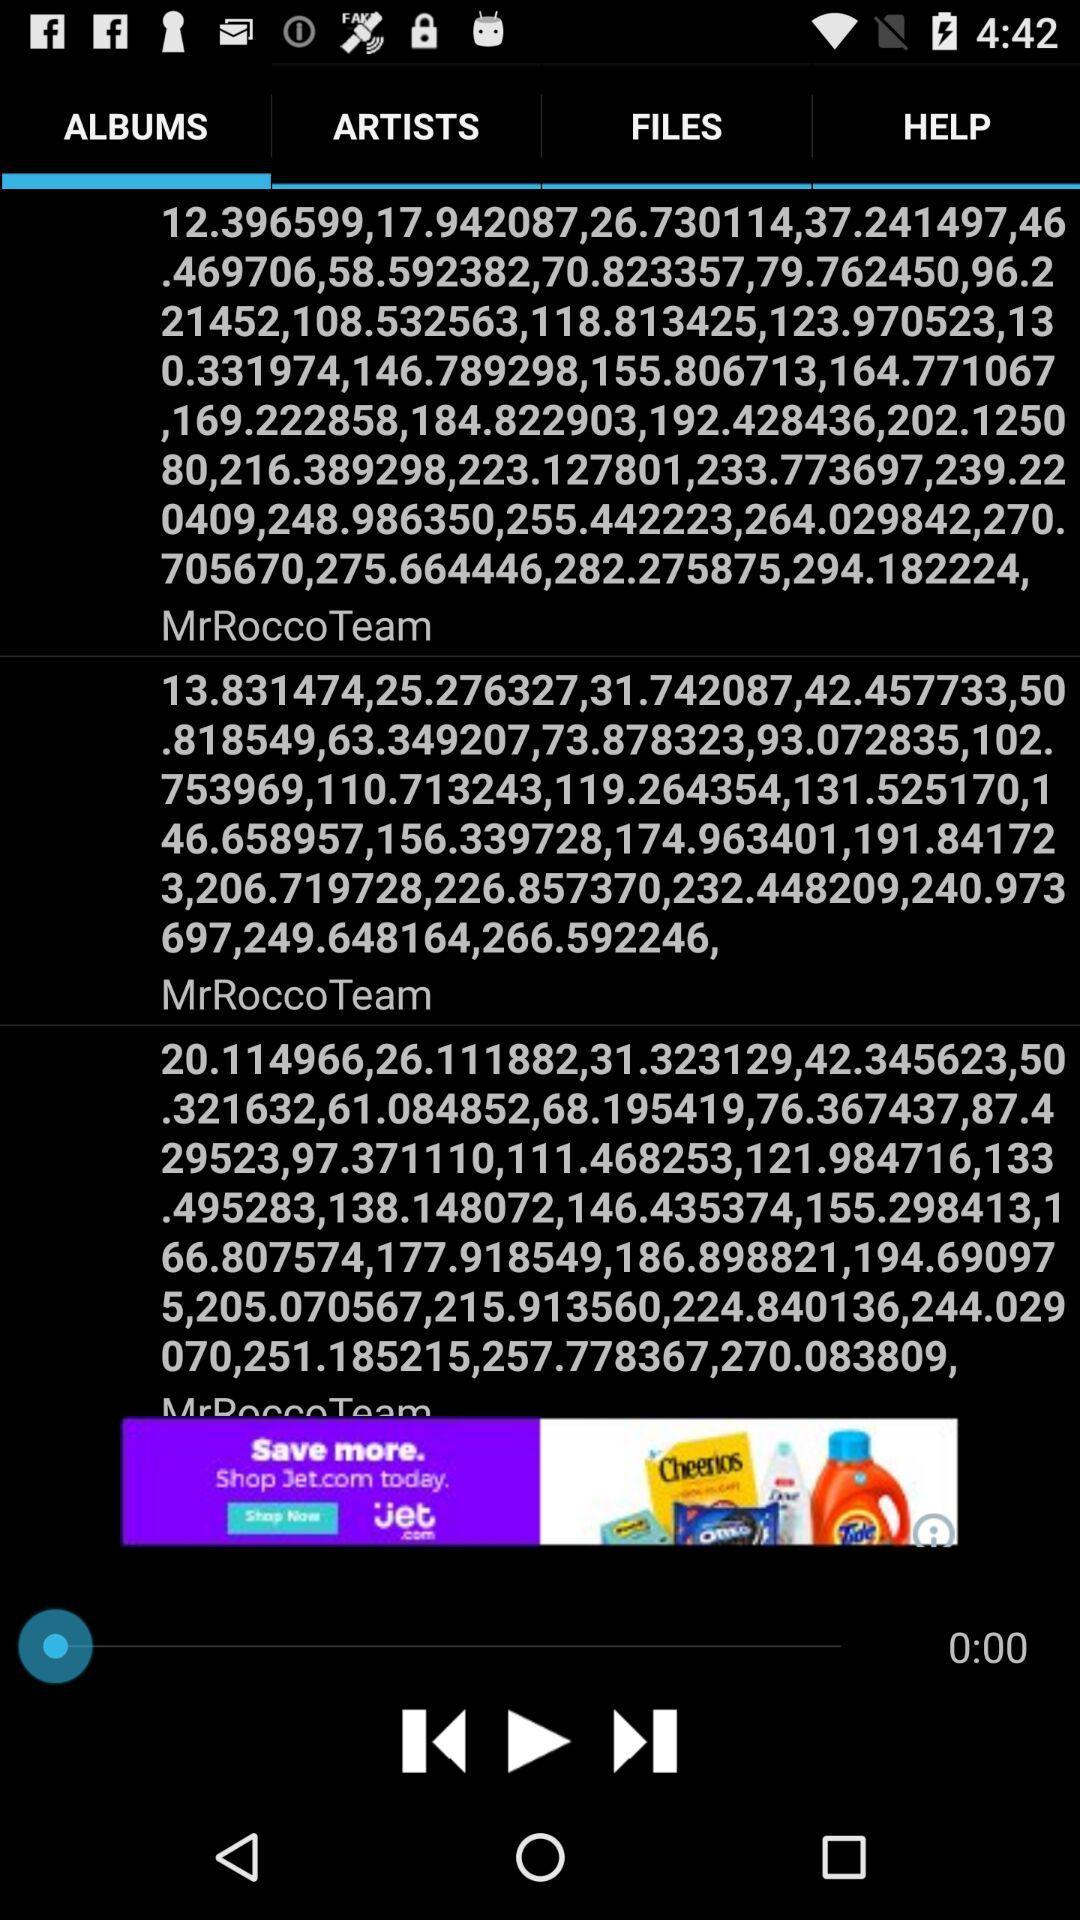 This screenshot has width=1080, height=1920. What do you see at coordinates (645, 1862) in the screenshot?
I see `the skip_next icon` at bounding box center [645, 1862].